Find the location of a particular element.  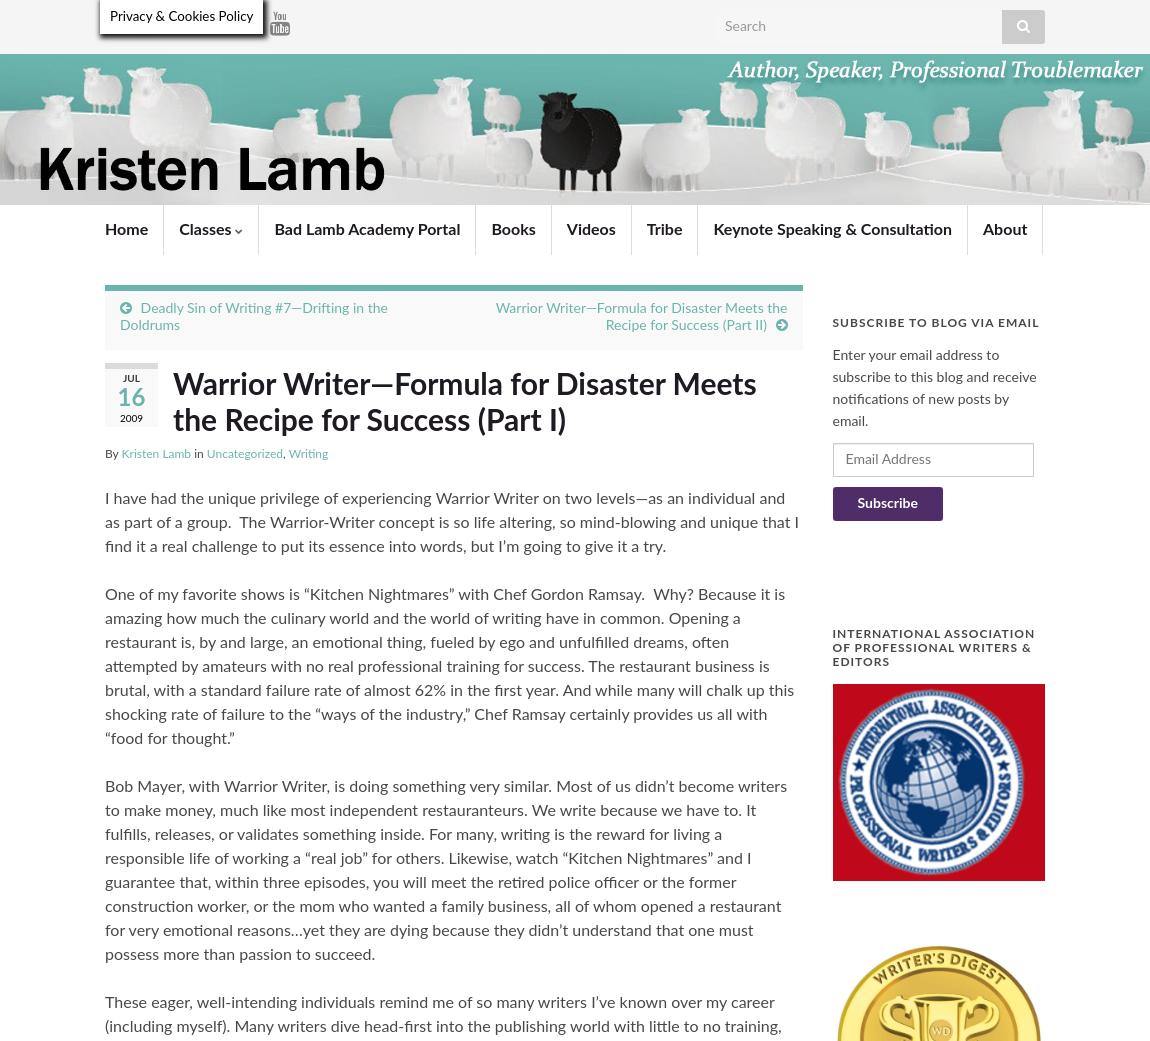

'Bad Lamb Academy Portal' is located at coordinates (366, 228).